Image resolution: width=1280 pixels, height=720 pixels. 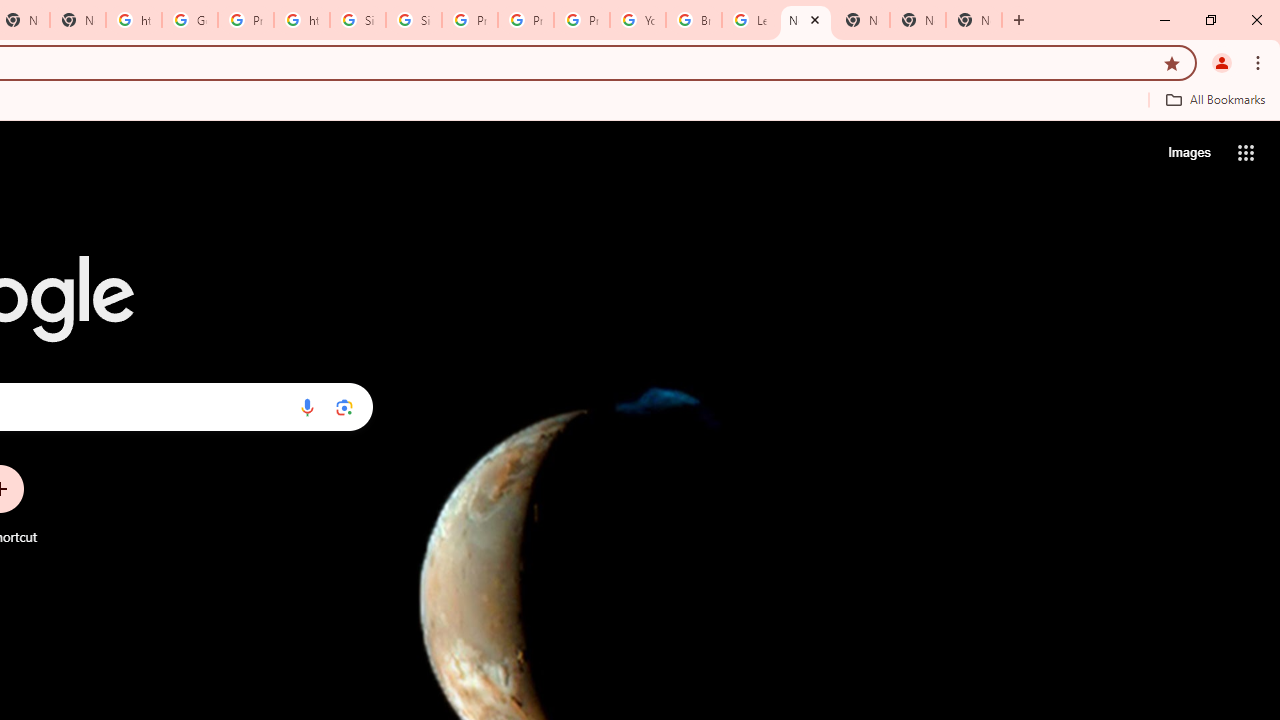 What do you see at coordinates (301, 20) in the screenshot?
I see `'https://scholar.google.com/'` at bounding box center [301, 20].